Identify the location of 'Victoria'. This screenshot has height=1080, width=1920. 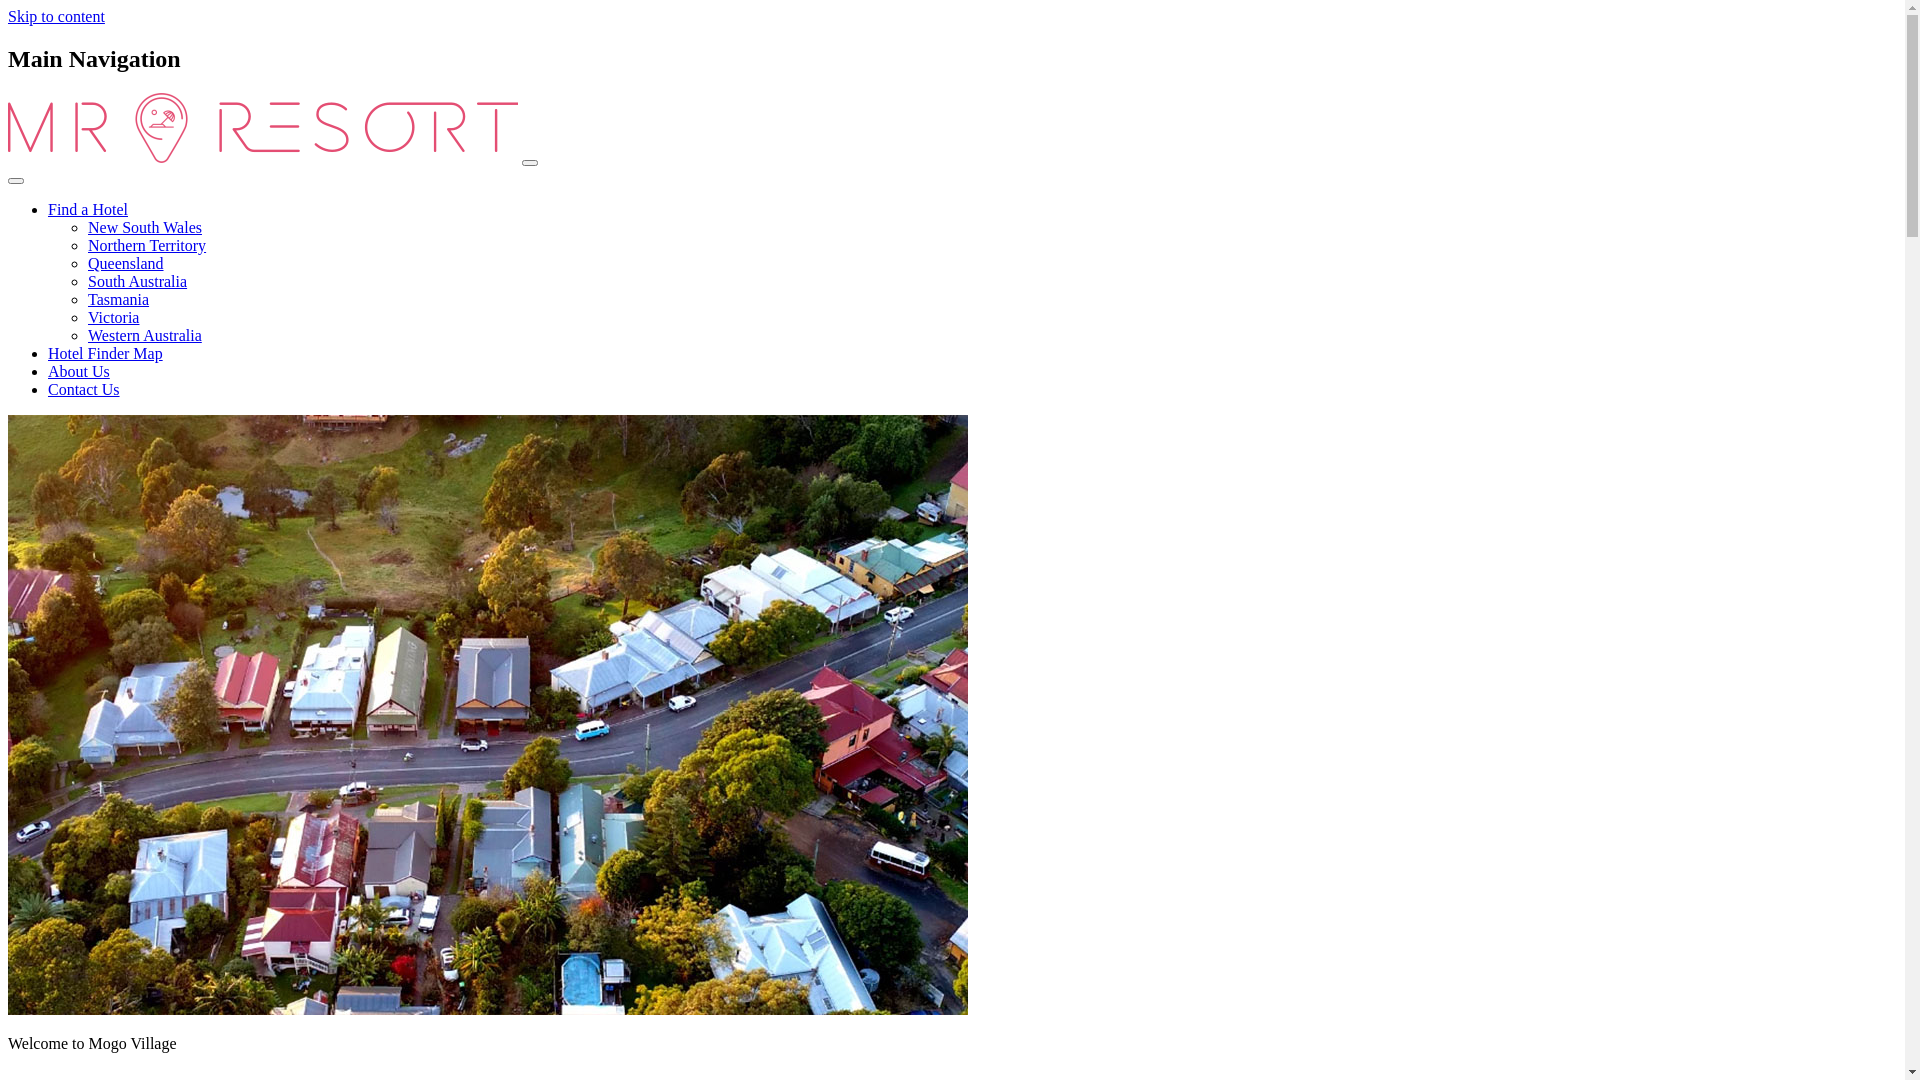
(112, 316).